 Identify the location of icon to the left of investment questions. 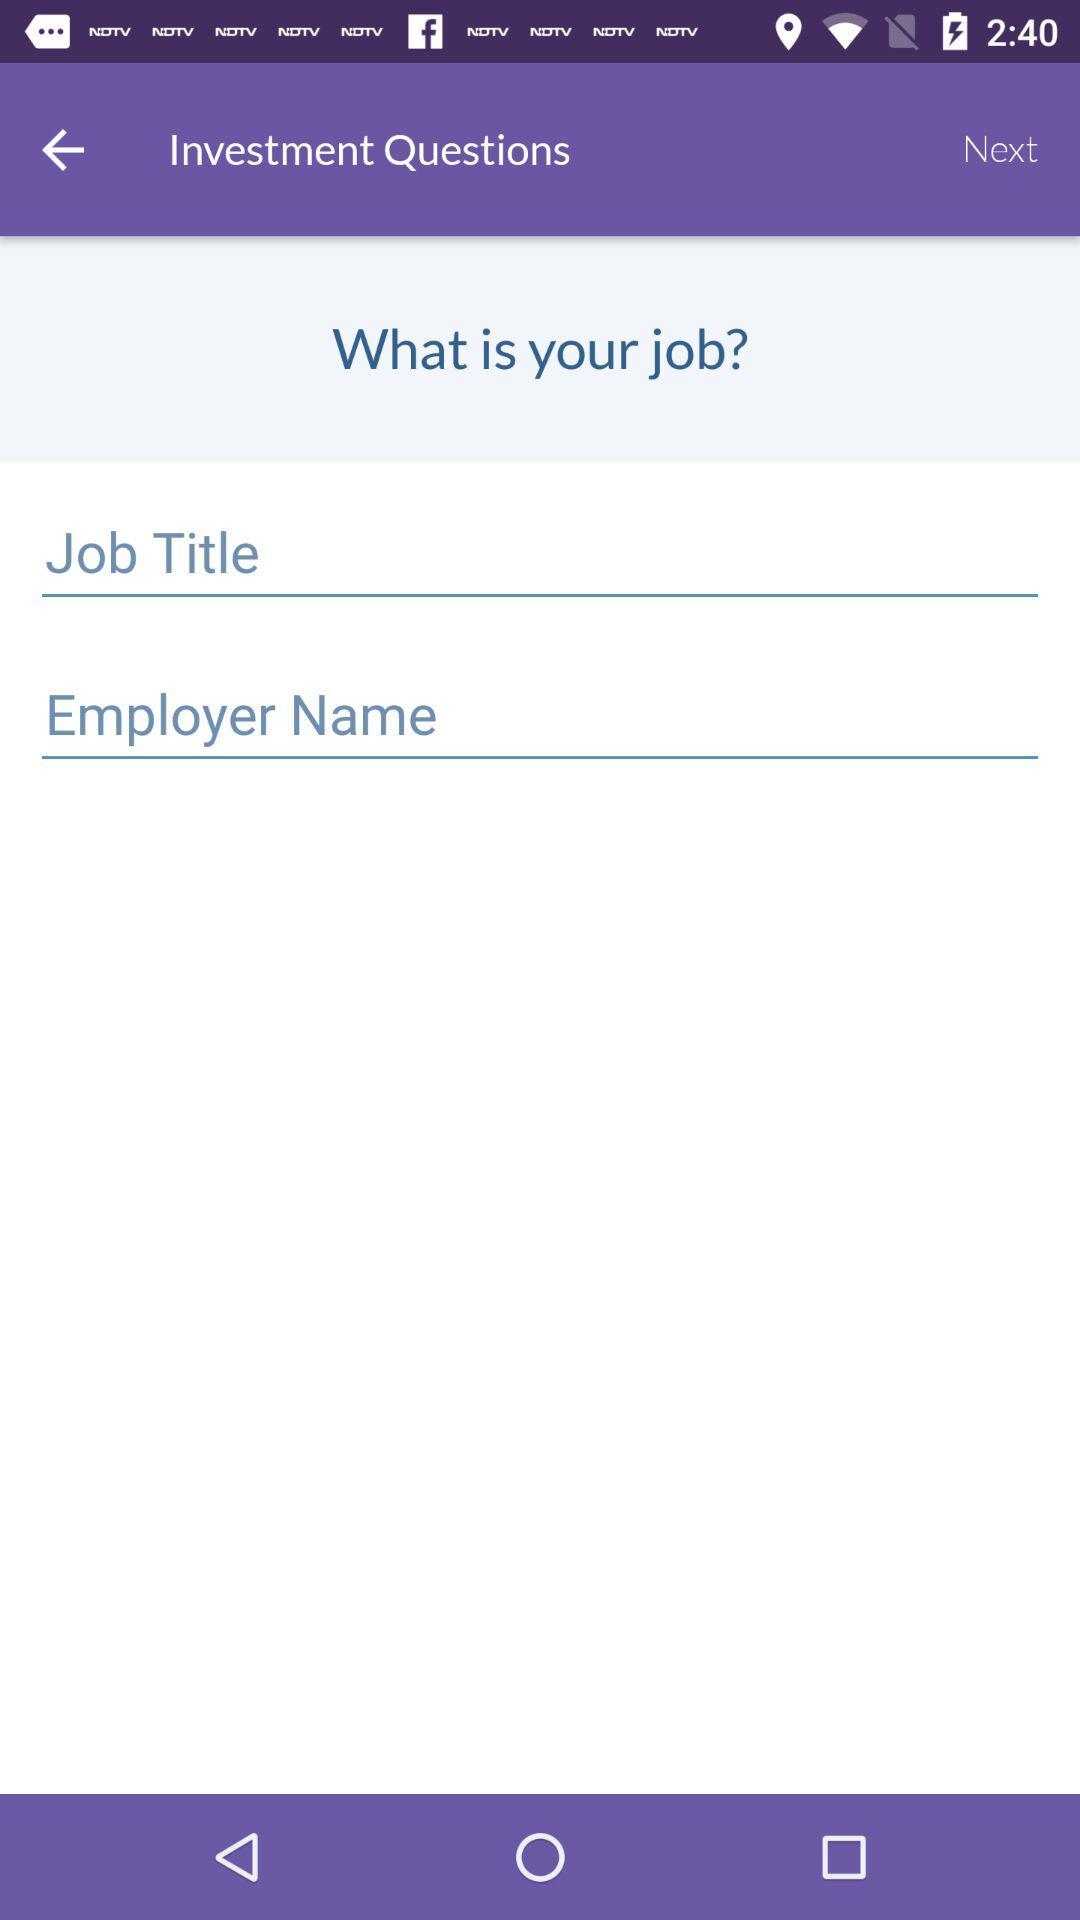
(61, 148).